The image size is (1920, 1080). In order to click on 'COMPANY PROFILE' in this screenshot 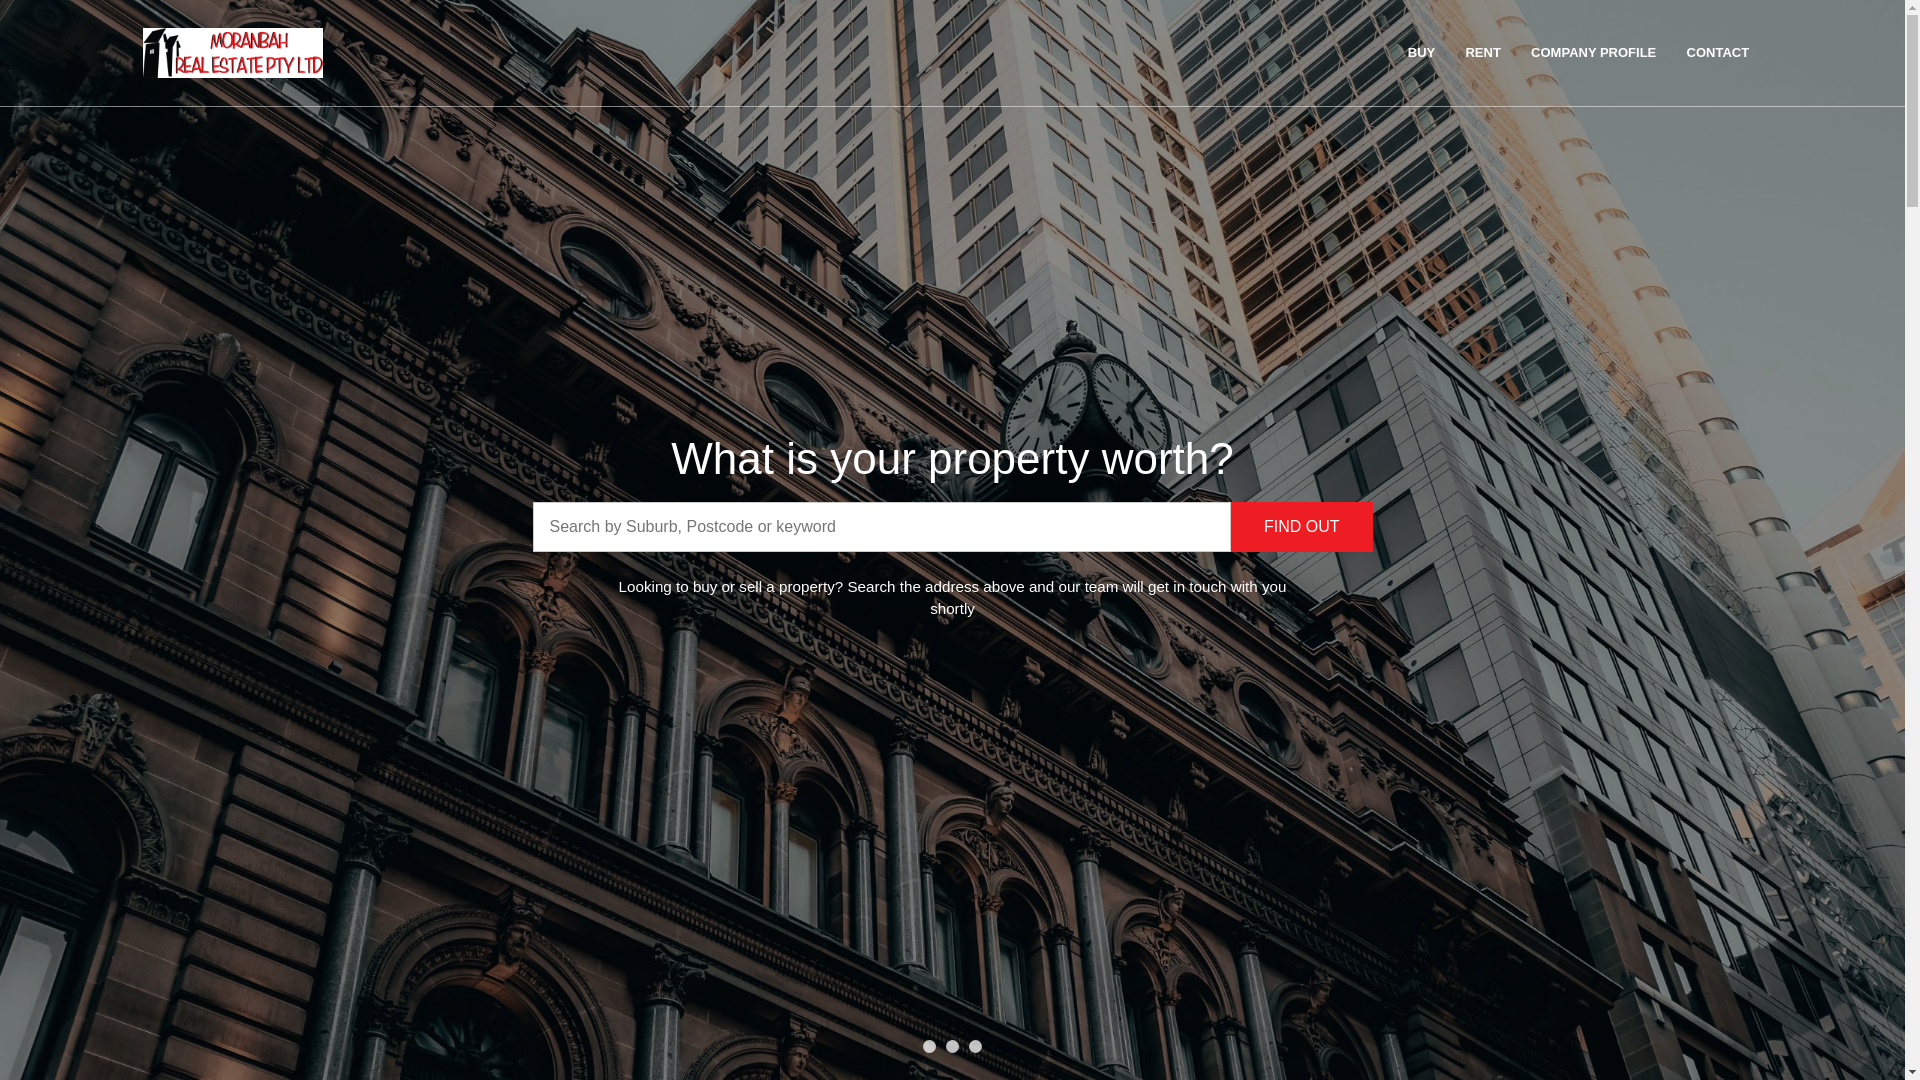, I will do `click(1517, 52)`.